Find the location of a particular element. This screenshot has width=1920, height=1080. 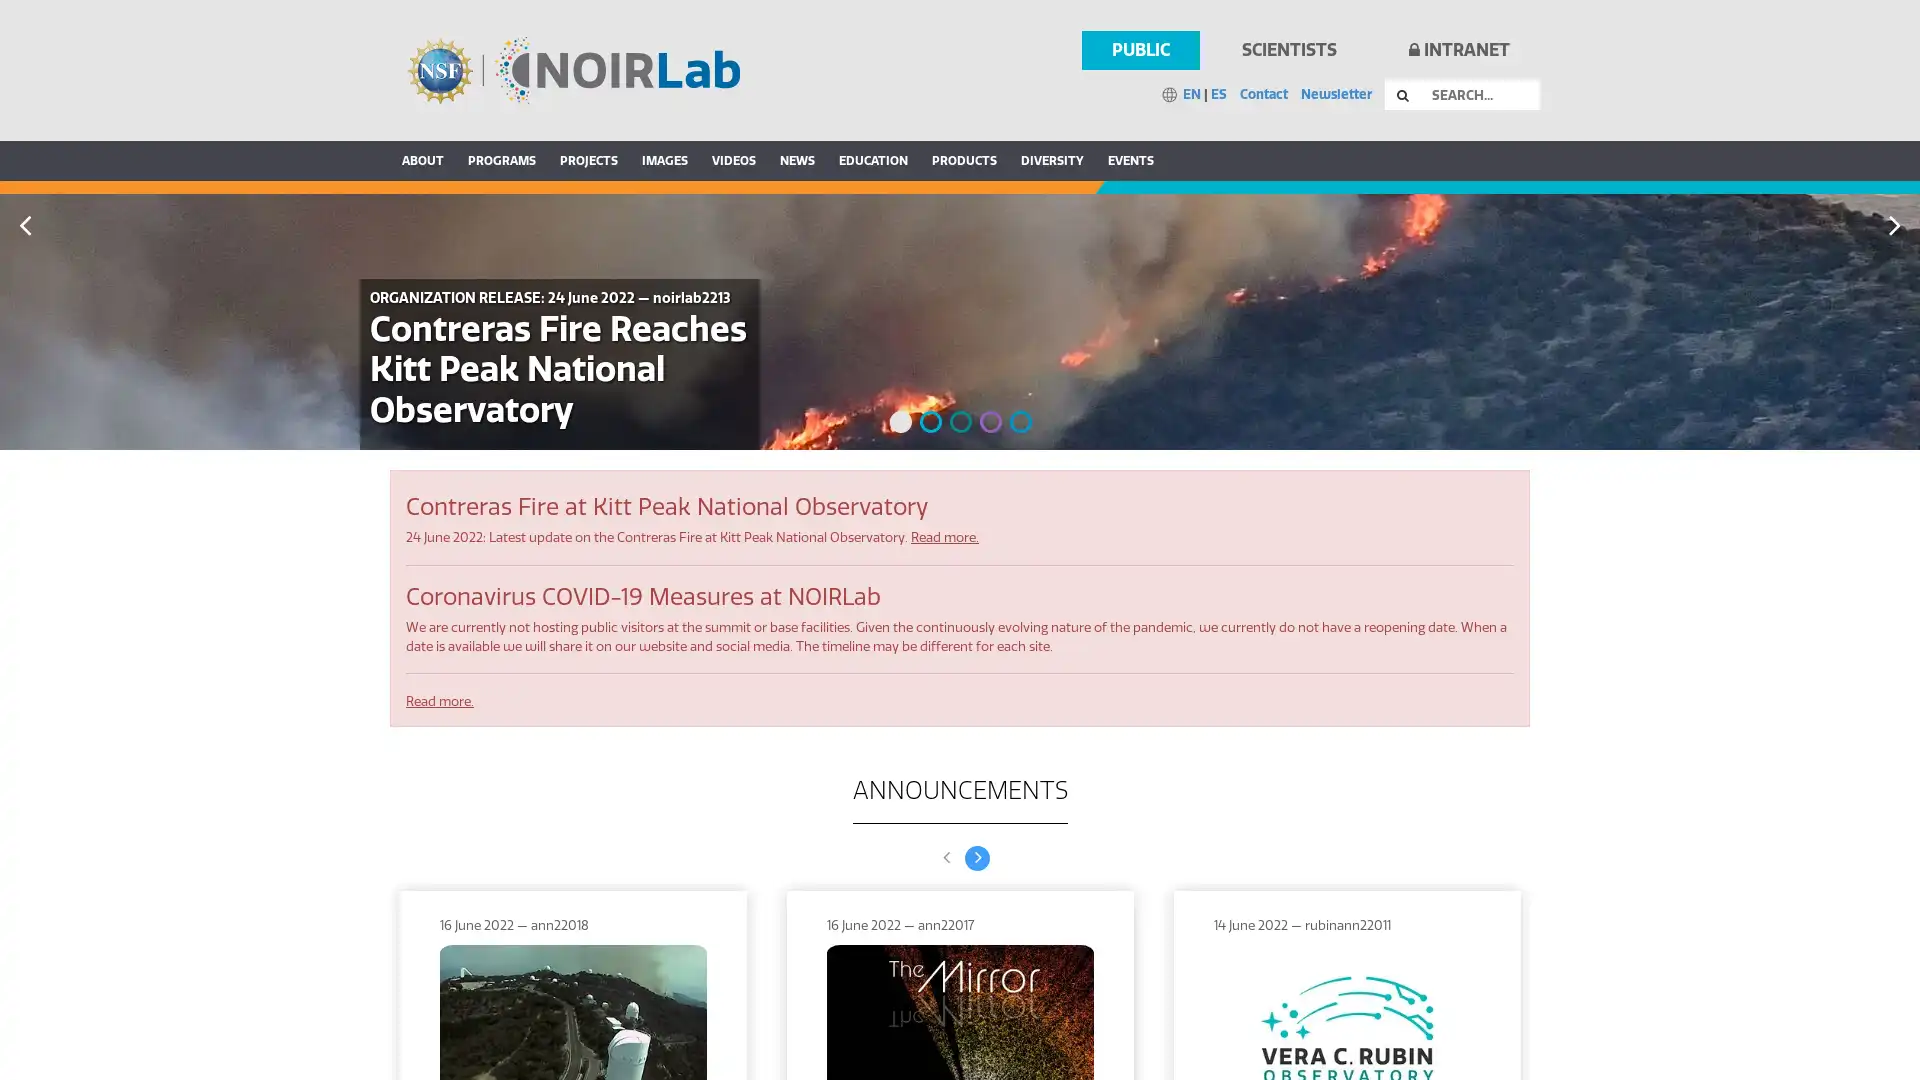

SCIENTISTS is located at coordinates (1288, 49).